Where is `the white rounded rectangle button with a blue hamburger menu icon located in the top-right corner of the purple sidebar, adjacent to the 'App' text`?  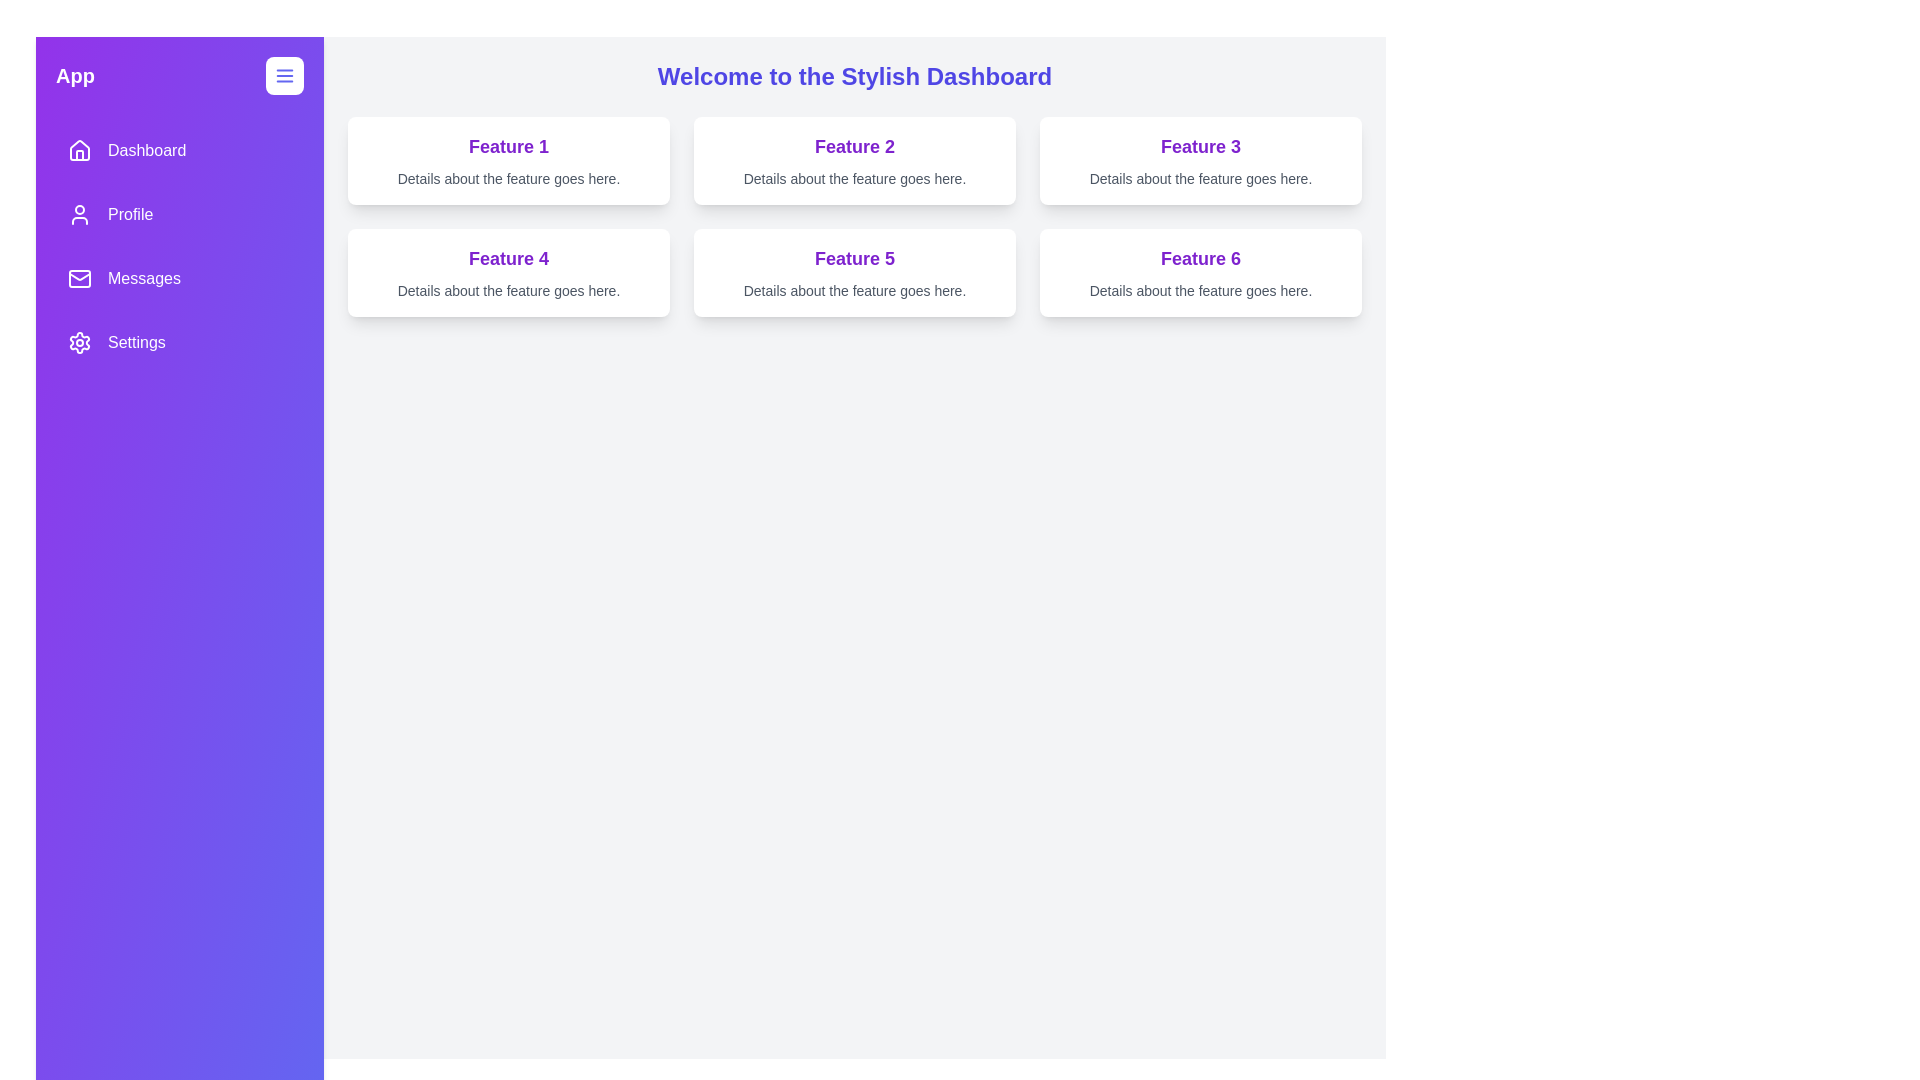
the white rounded rectangle button with a blue hamburger menu icon located in the top-right corner of the purple sidebar, adjacent to the 'App' text is located at coordinates (283, 75).